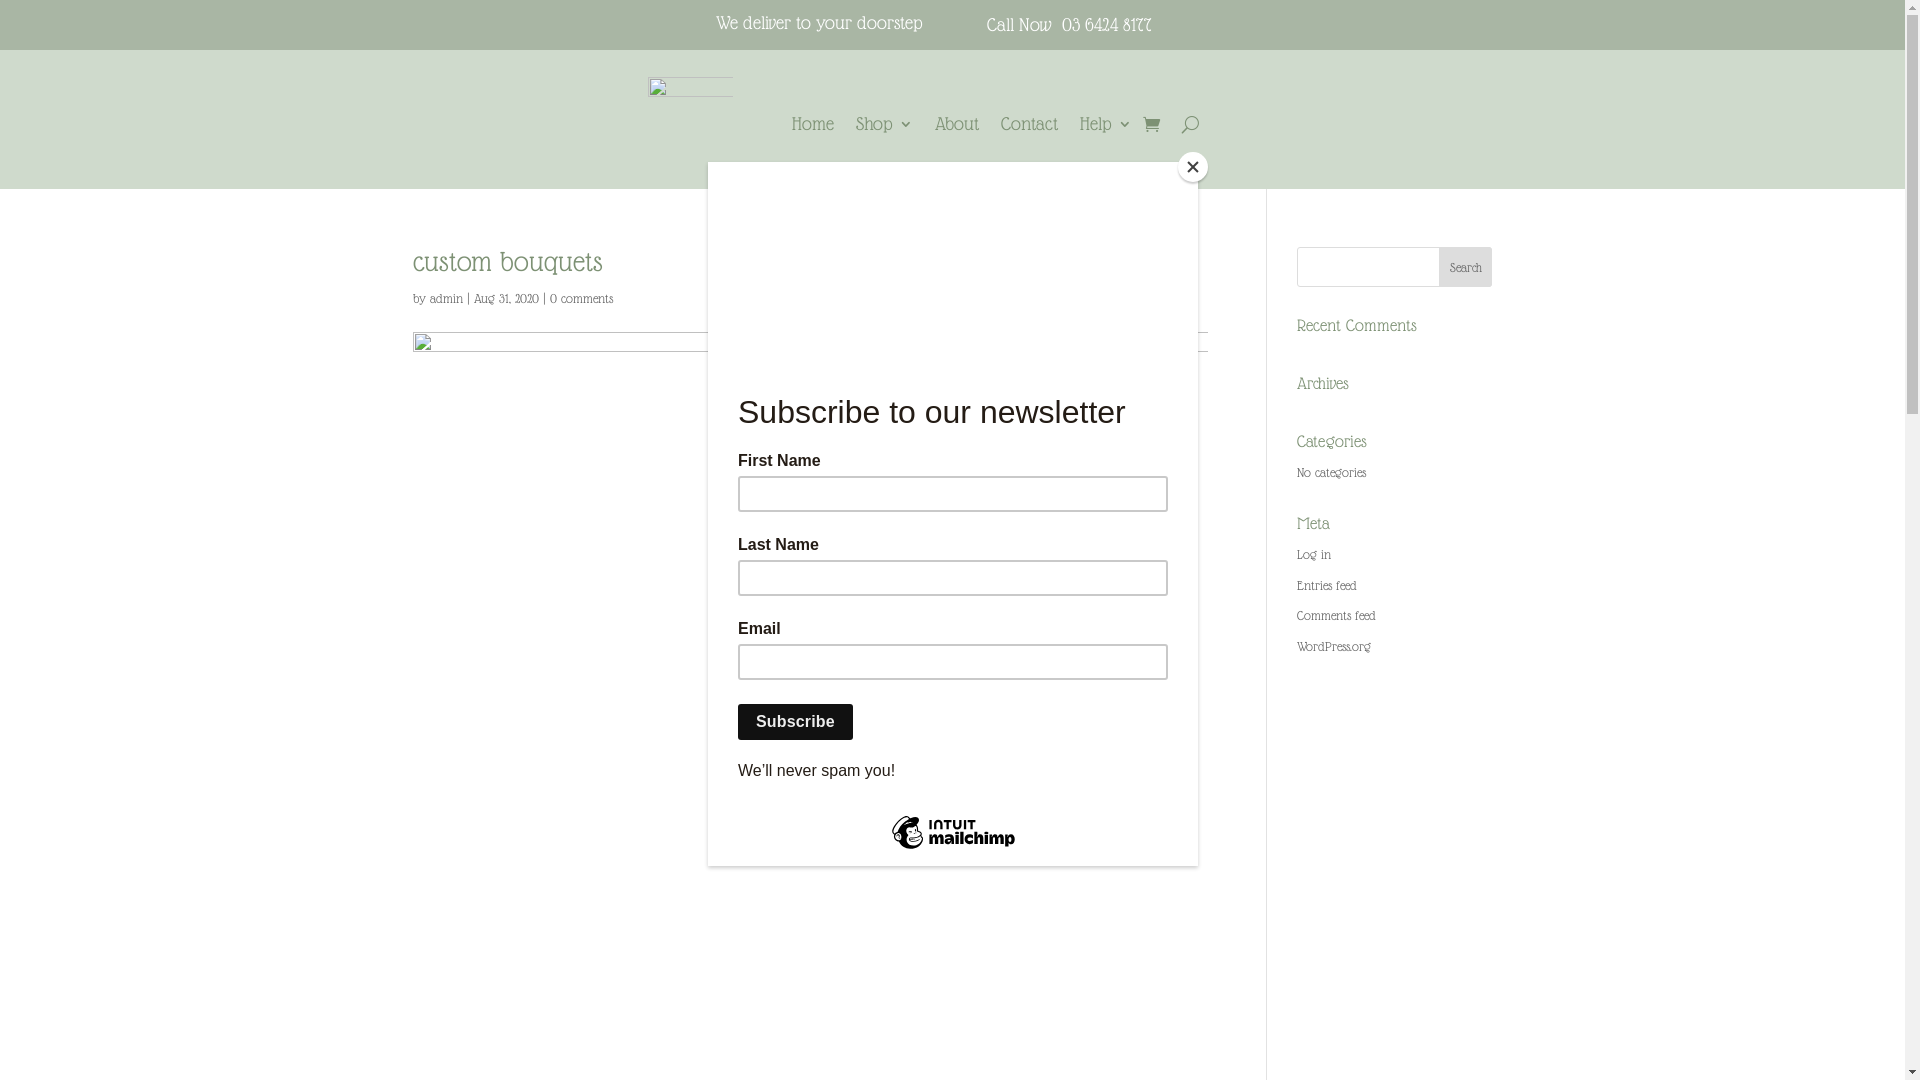 This screenshot has width=1920, height=1080. What do you see at coordinates (1336, 614) in the screenshot?
I see `'Comments feed'` at bounding box center [1336, 614].